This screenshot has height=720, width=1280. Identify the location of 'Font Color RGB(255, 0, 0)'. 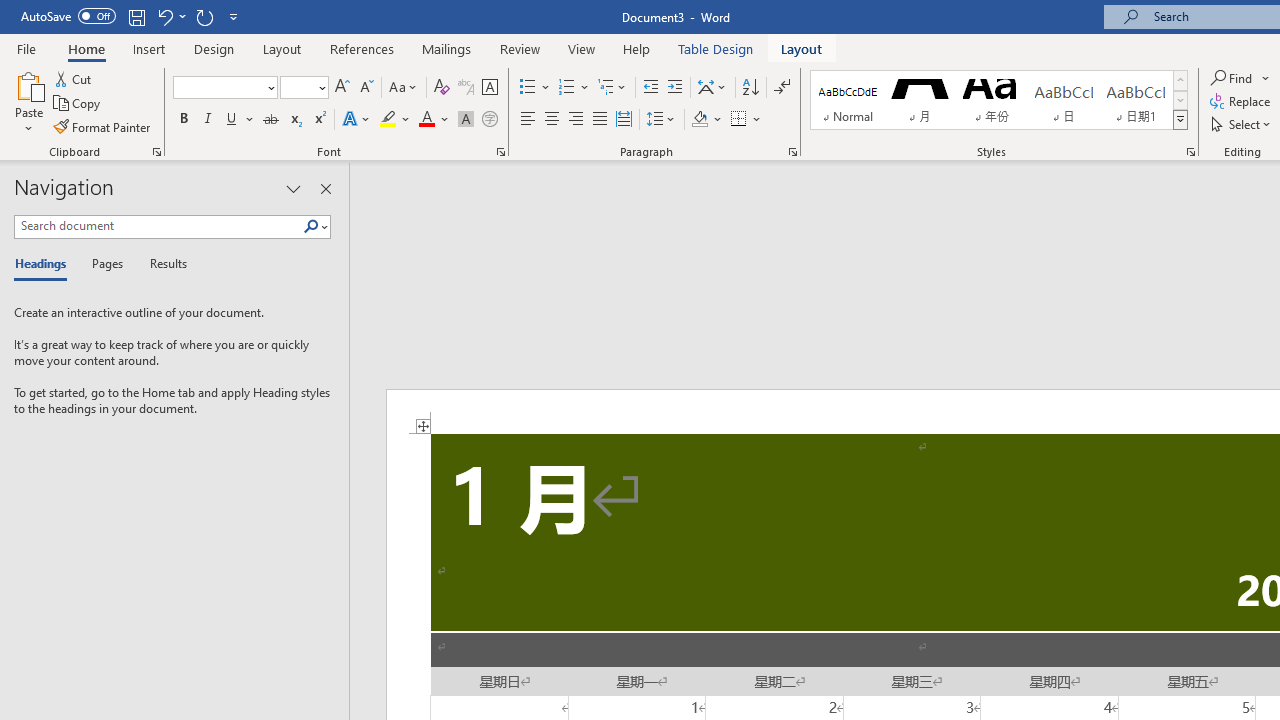
(425, 119).